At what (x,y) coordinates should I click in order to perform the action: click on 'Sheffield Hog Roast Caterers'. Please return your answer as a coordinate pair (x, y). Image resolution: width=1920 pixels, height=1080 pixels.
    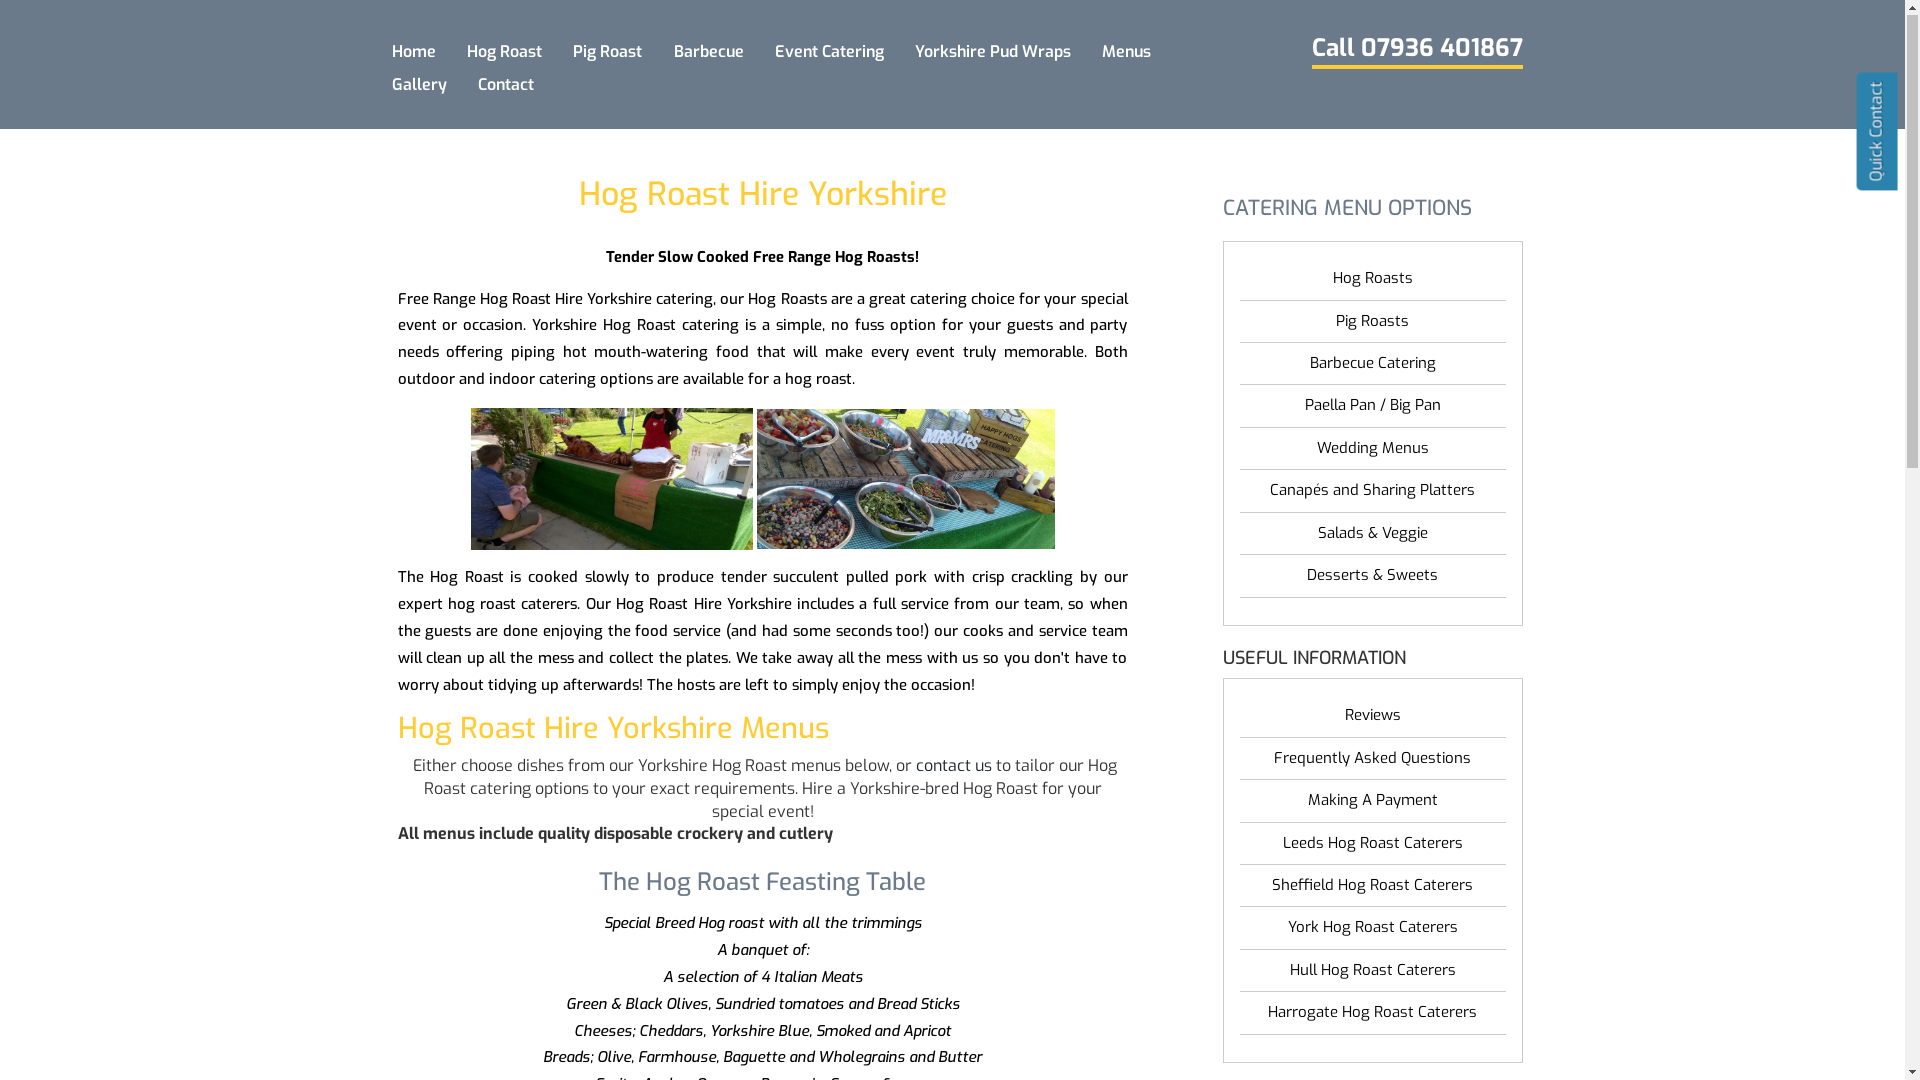
    Looking at the image, I should click on (1371, 885).